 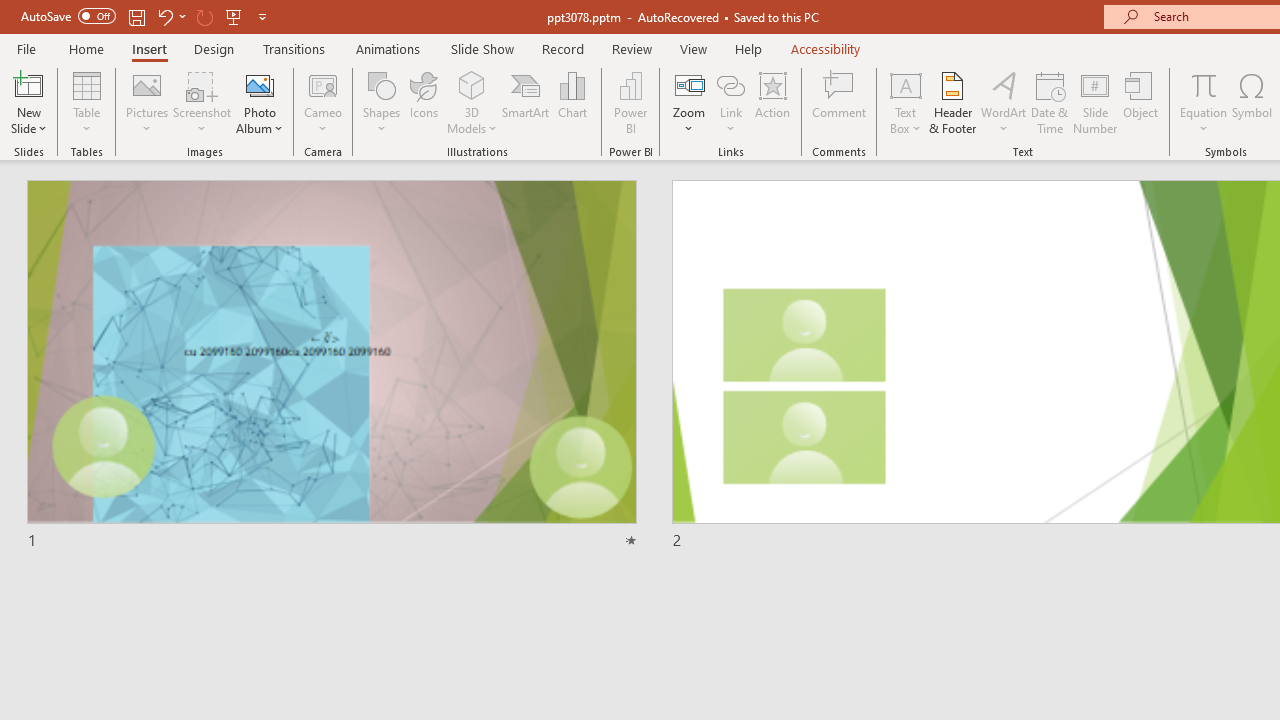 I want to click on '3D Models', so click(x=471, y=84).